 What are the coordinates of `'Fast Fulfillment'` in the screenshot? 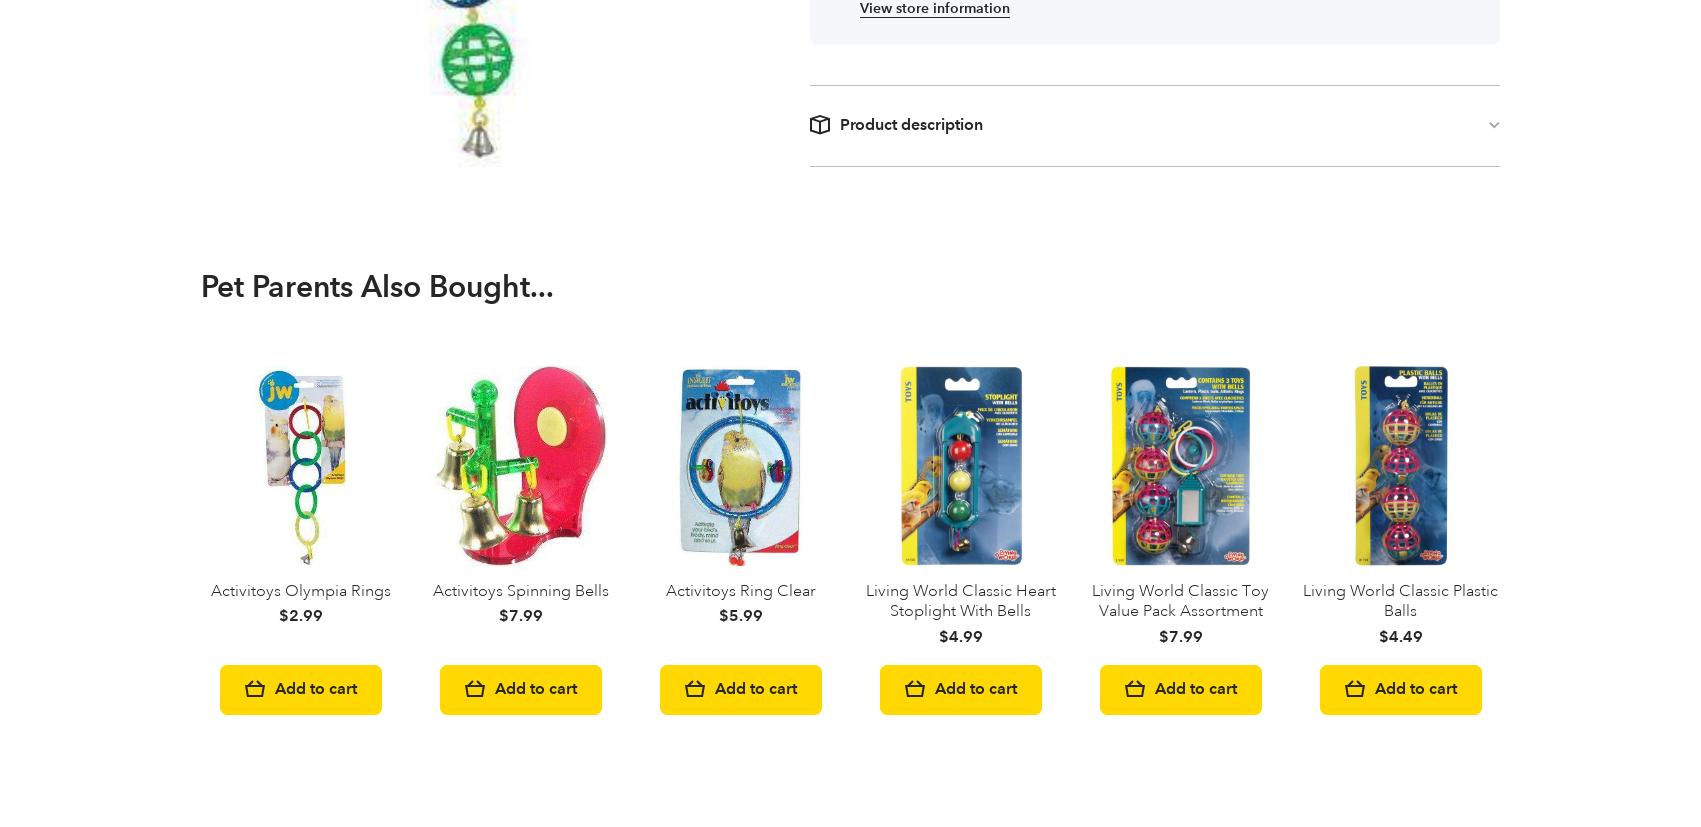 It's located at (268, 573).